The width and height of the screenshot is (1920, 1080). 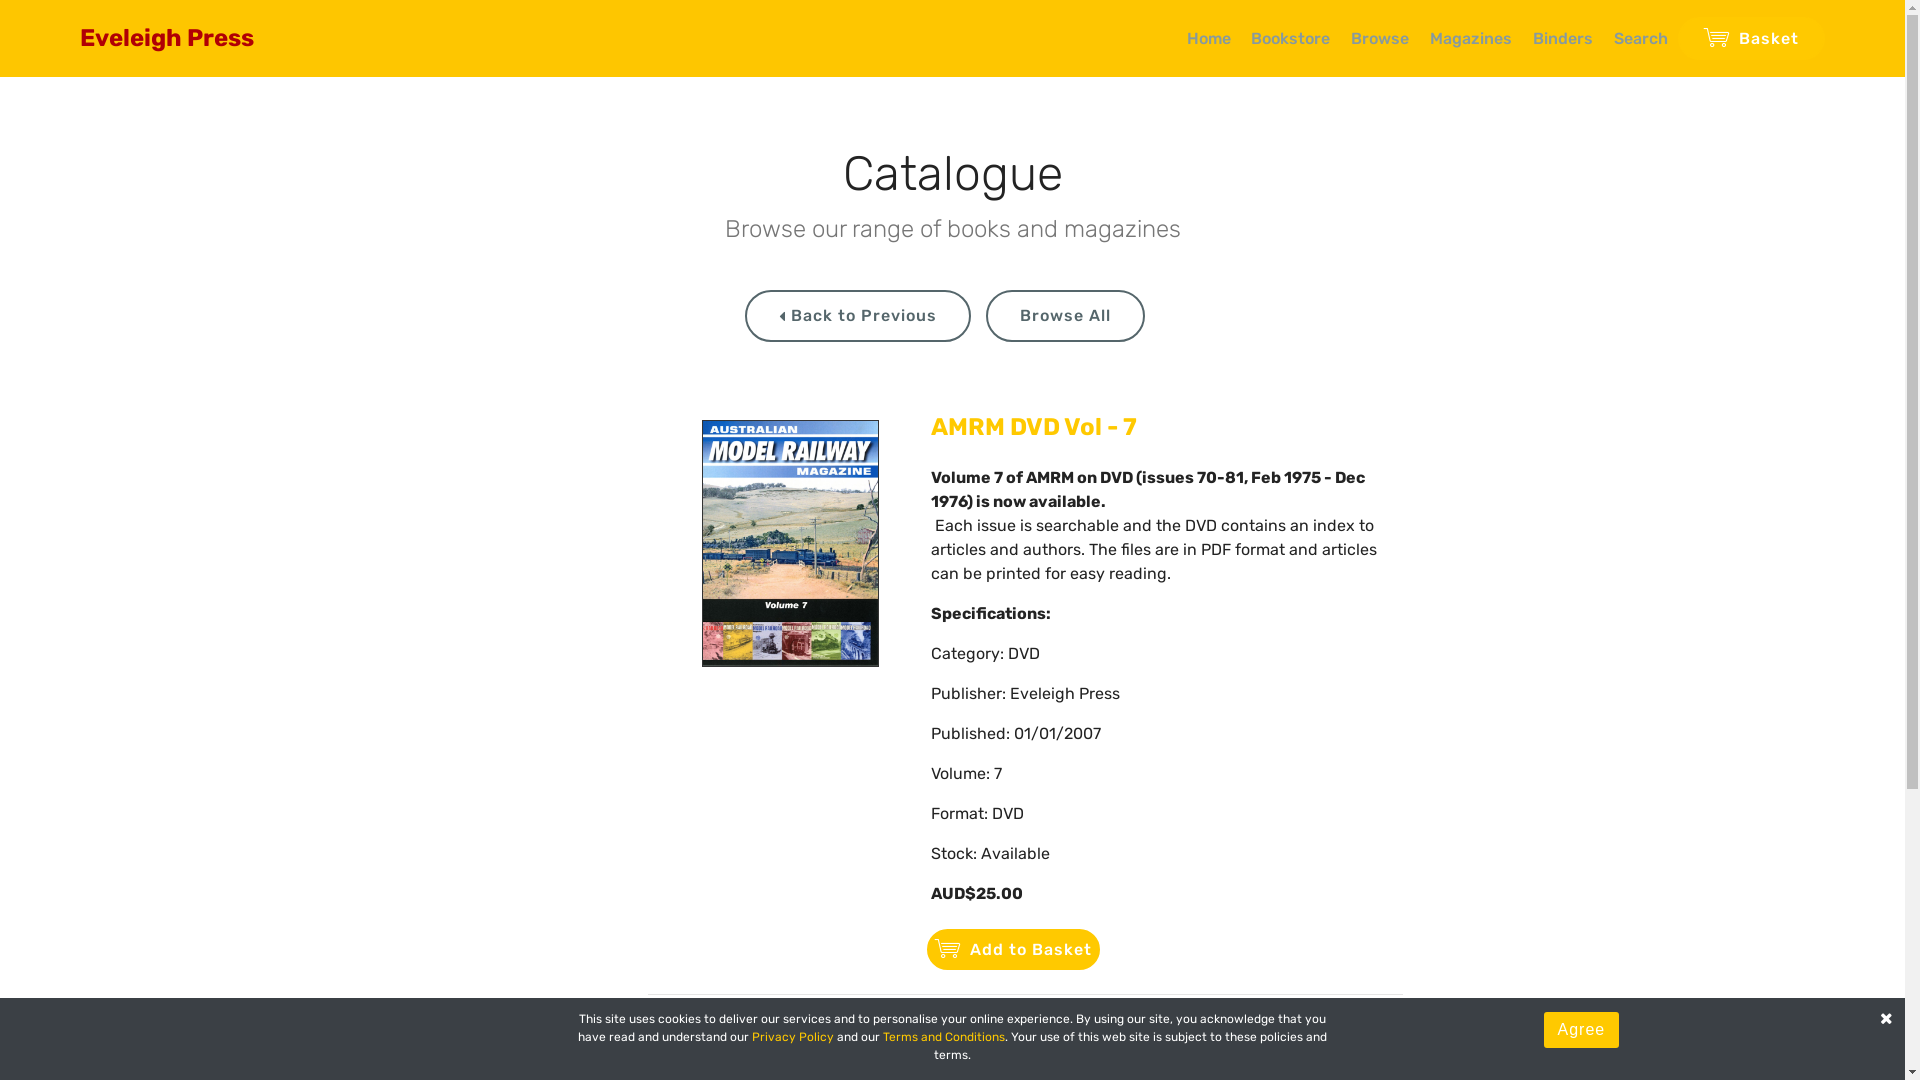 What do you see at coordinates (1429, 38) in the screenshot?
I see `'Magazines'` at bounding box center [1429, 38].